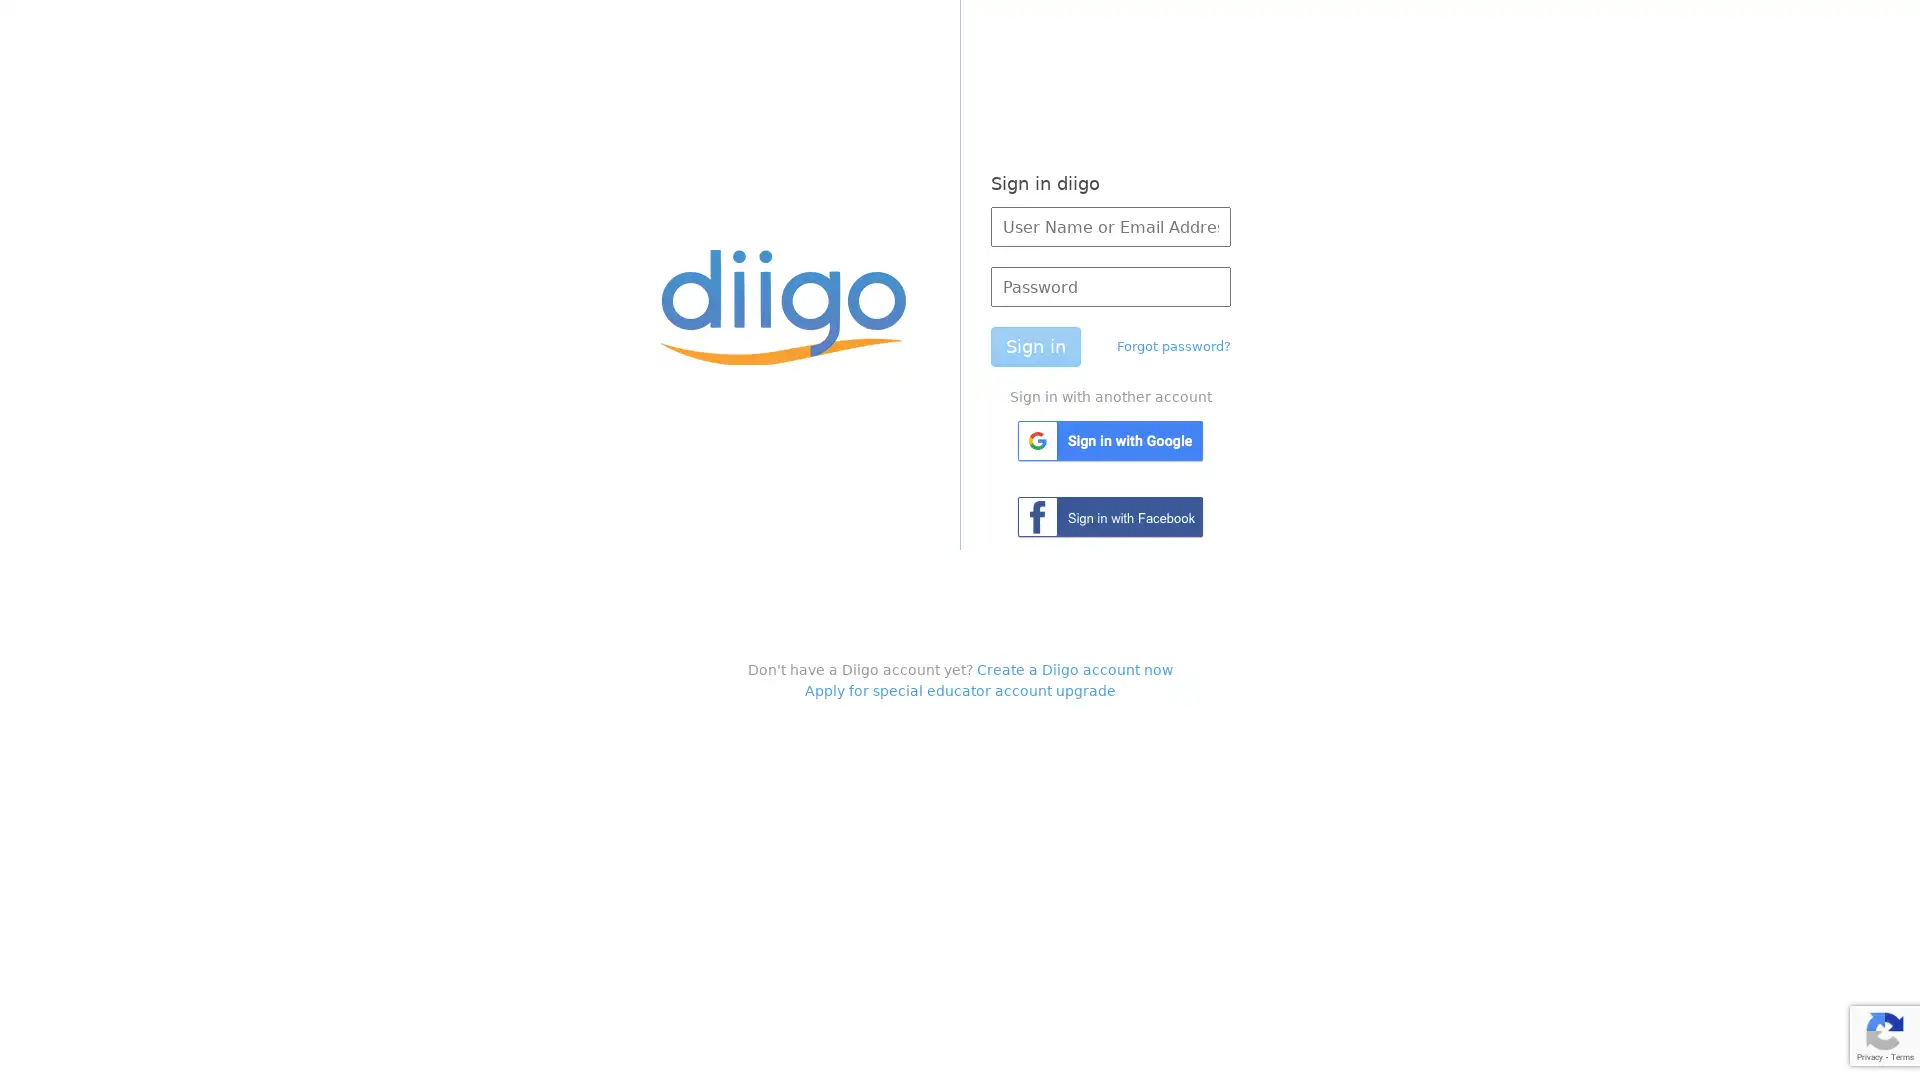  I want to click on Sign in, so click(1035, 346).